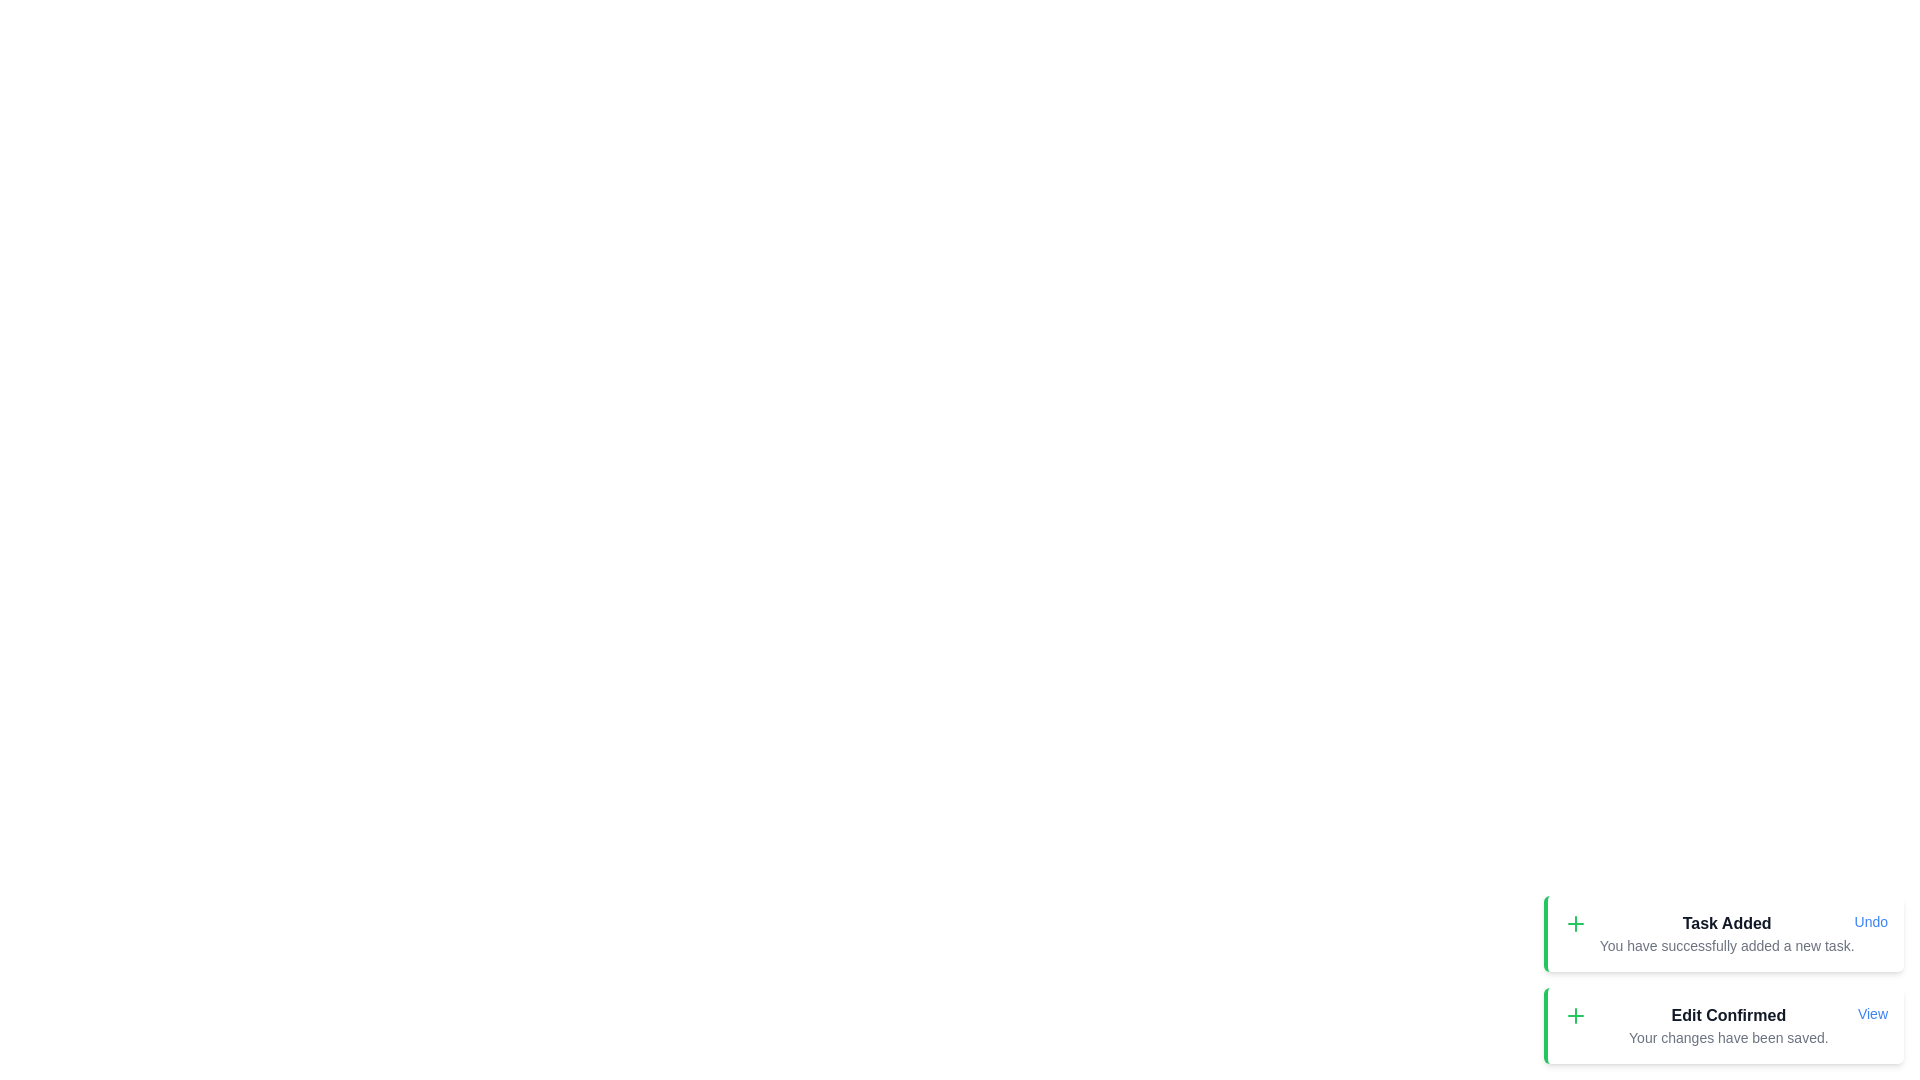  I want to click on the action button labeled Undo in the snackbar item, so click(1870, 921).